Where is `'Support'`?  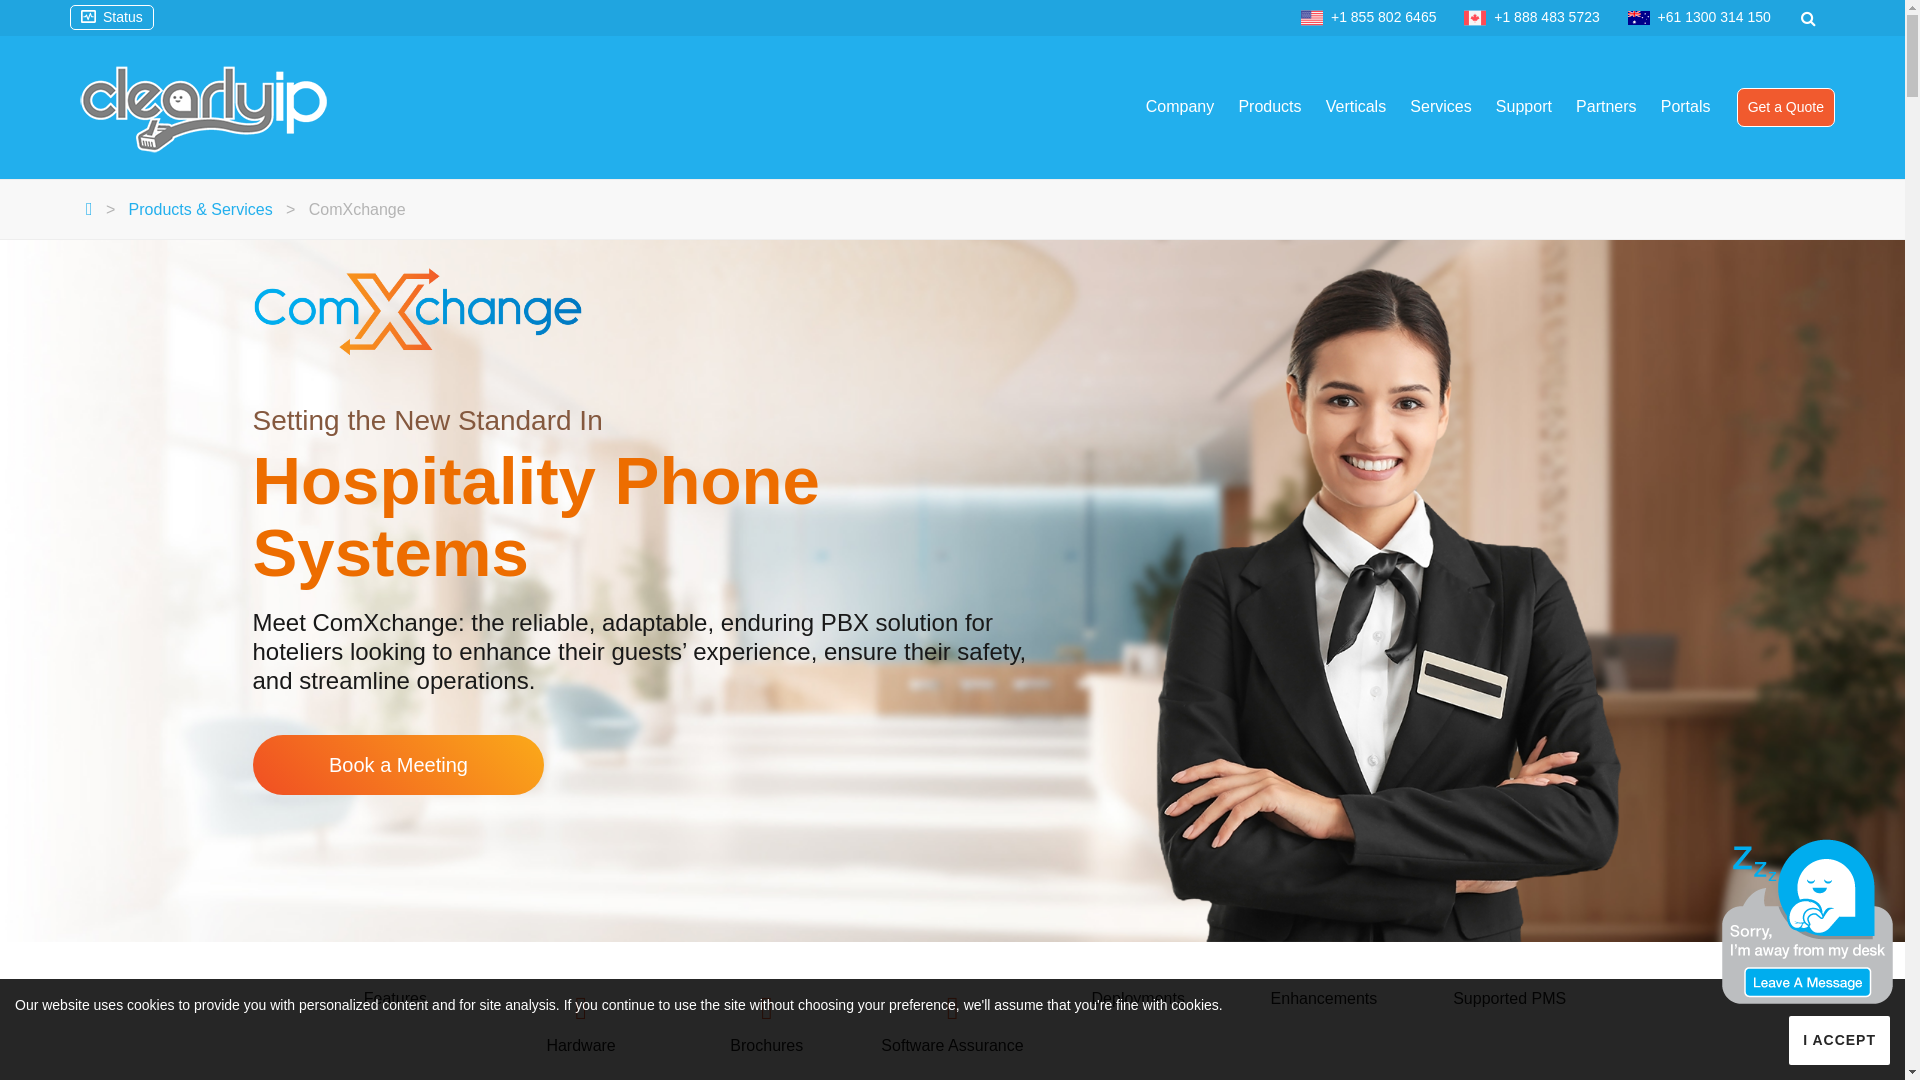 'Support' is located at coordinates (1522, 107).